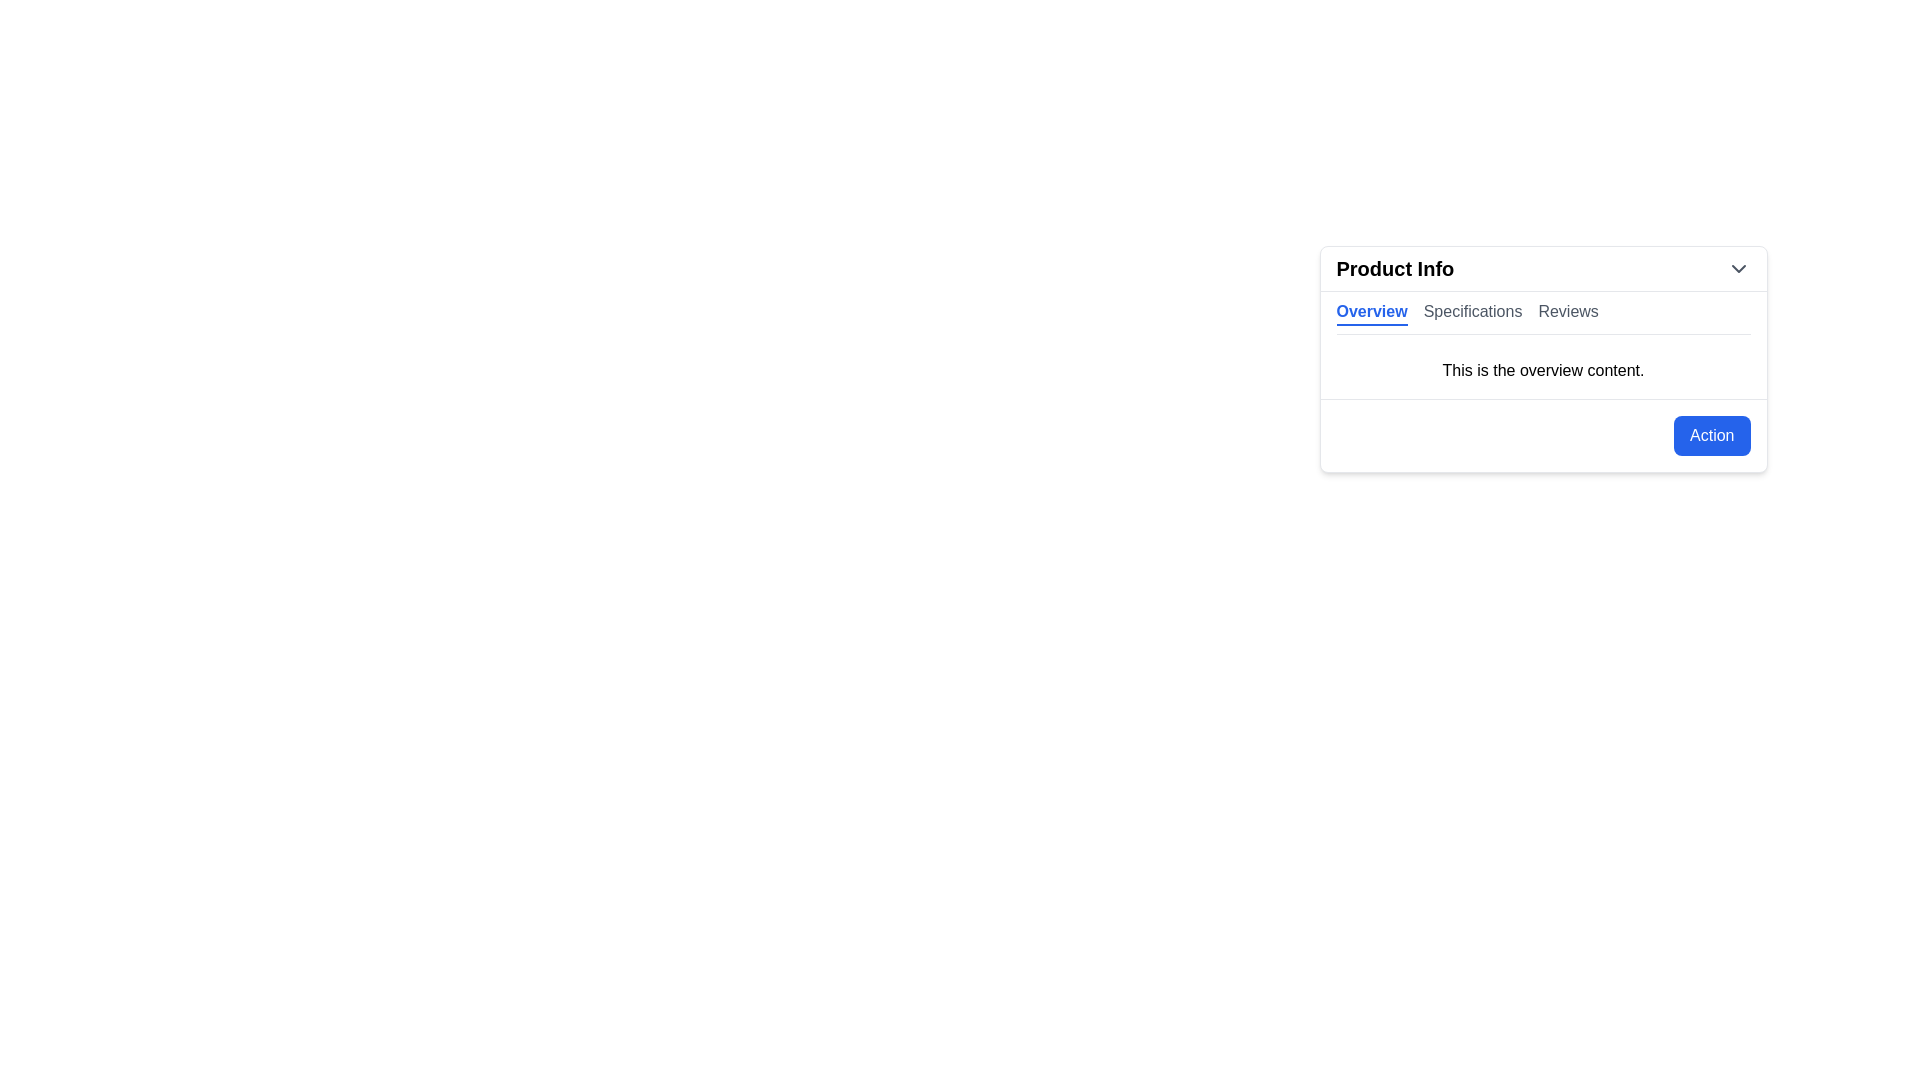 Image resolution: width=1920 pixels, height=1080 pixels. I want to click on the action button located at the bottom-right corner of the 'Product Info' box, so click(1711, 434).